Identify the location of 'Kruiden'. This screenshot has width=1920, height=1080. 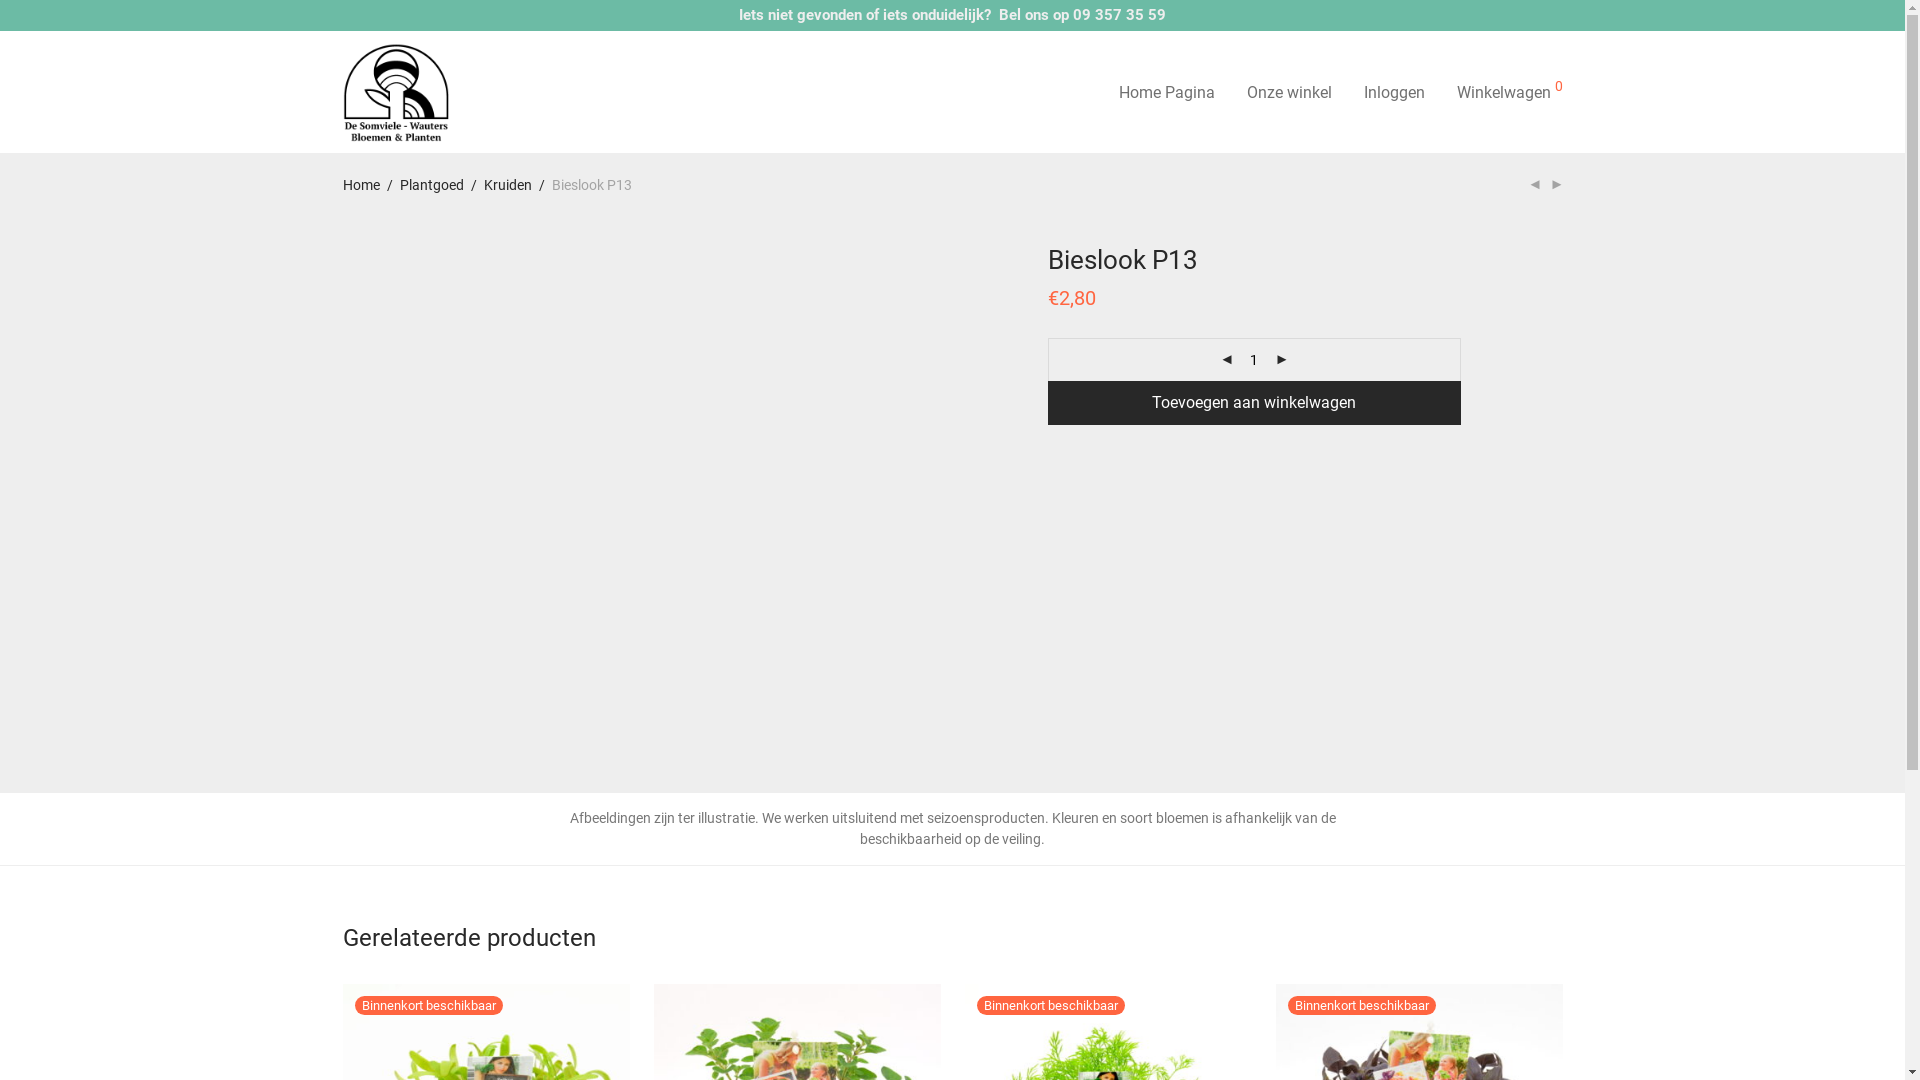
(508, 185).